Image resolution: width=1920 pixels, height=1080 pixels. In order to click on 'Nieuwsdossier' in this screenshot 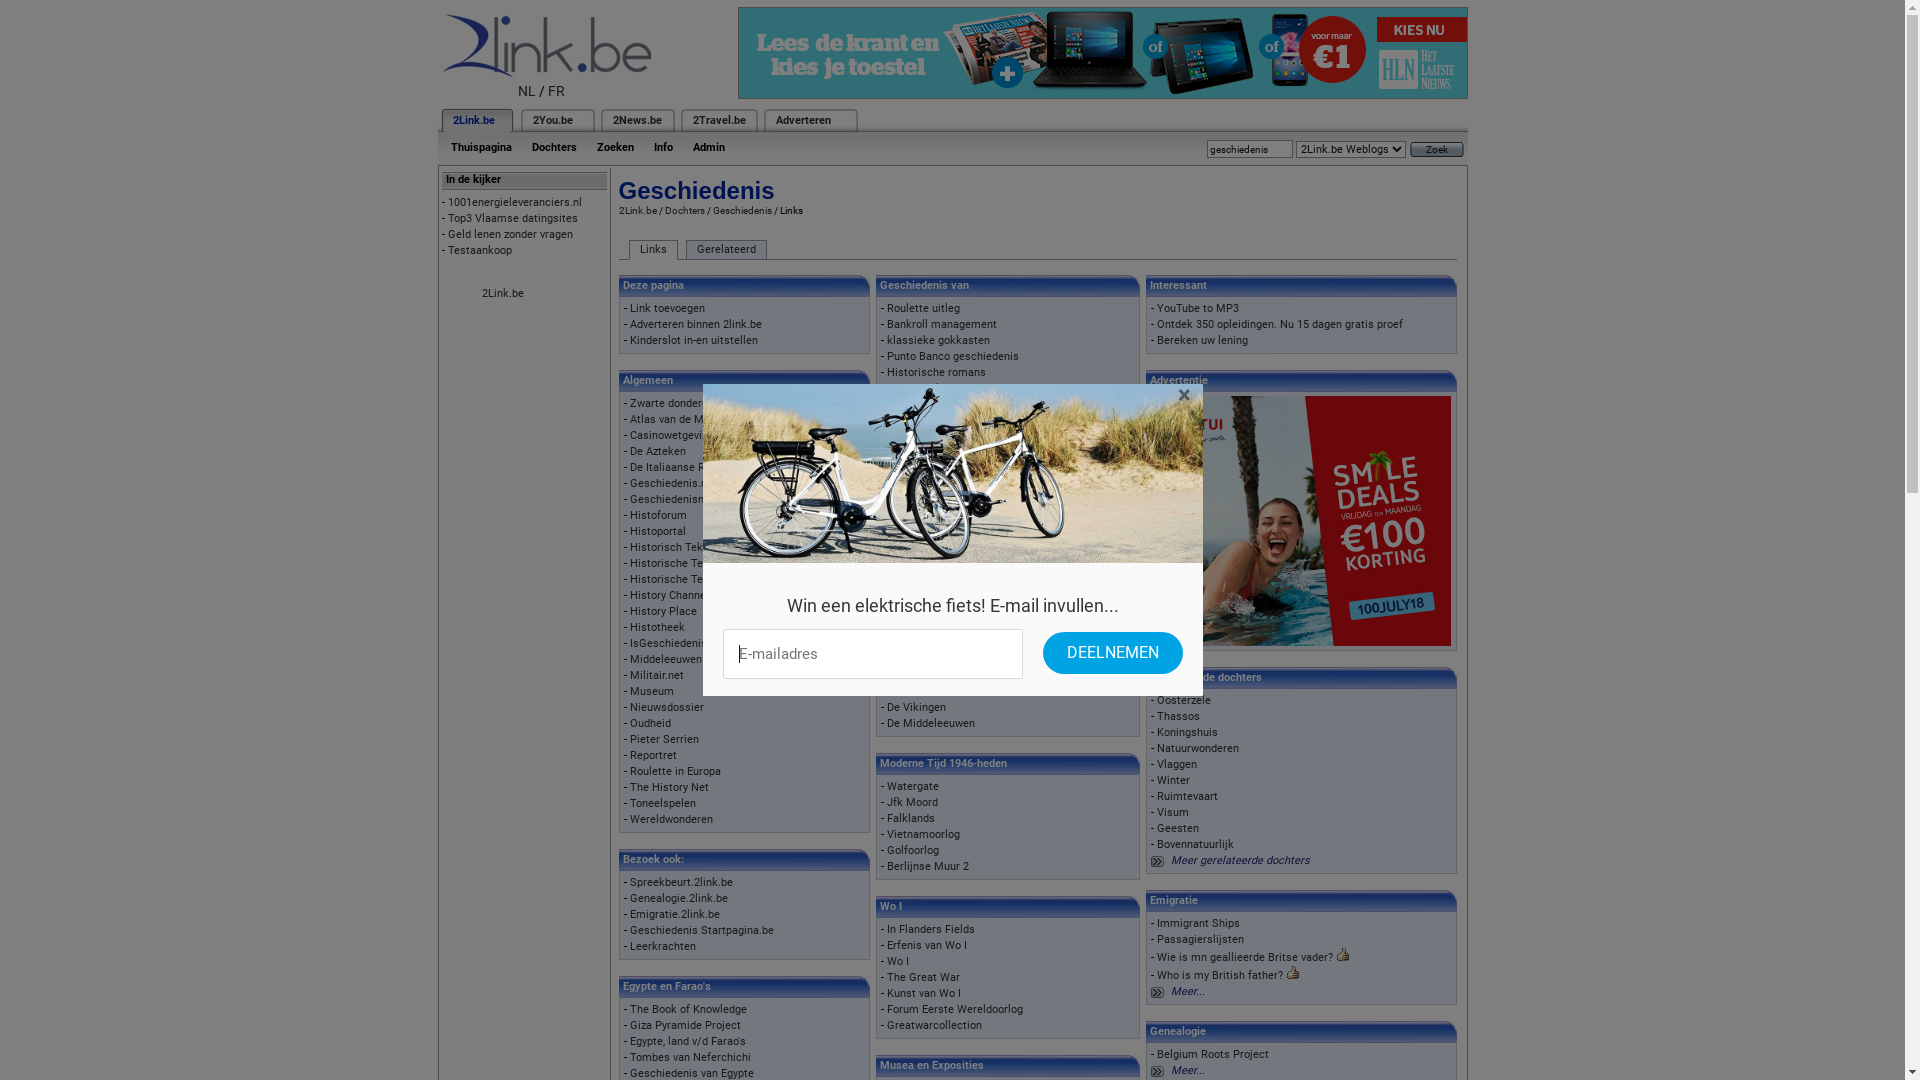, I will do `click(667, 706)`.